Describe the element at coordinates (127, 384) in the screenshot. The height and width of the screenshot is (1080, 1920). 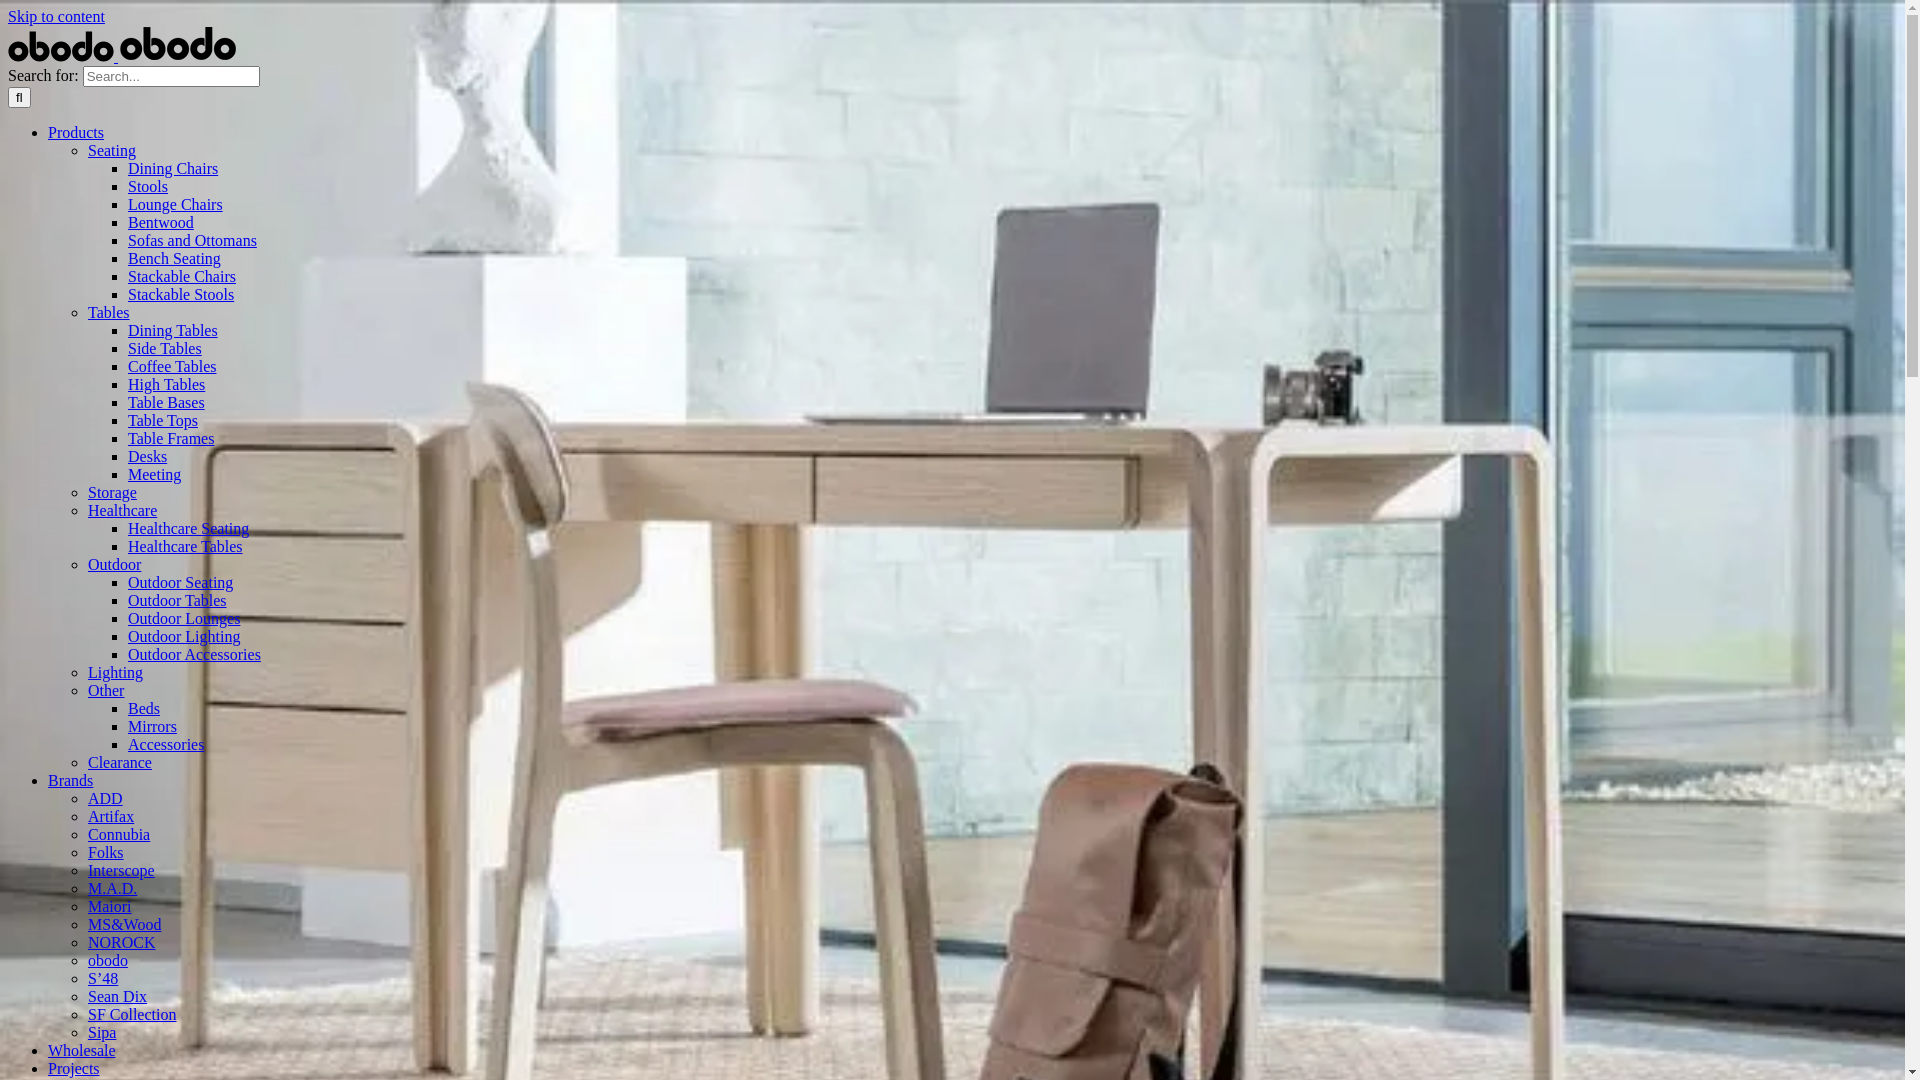
I see `'High Tables'` at that location.